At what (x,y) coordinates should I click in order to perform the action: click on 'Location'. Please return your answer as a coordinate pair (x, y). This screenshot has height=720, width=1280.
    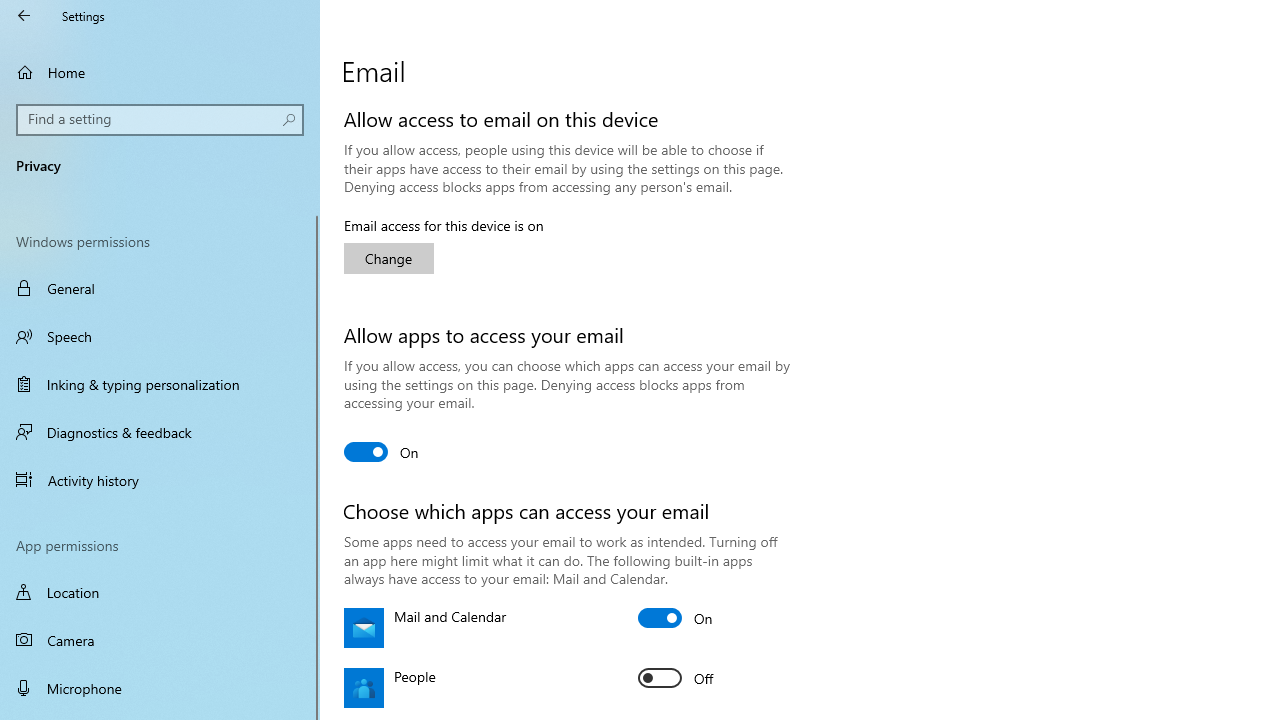
    Looking at the image, I should click on (160, 591).